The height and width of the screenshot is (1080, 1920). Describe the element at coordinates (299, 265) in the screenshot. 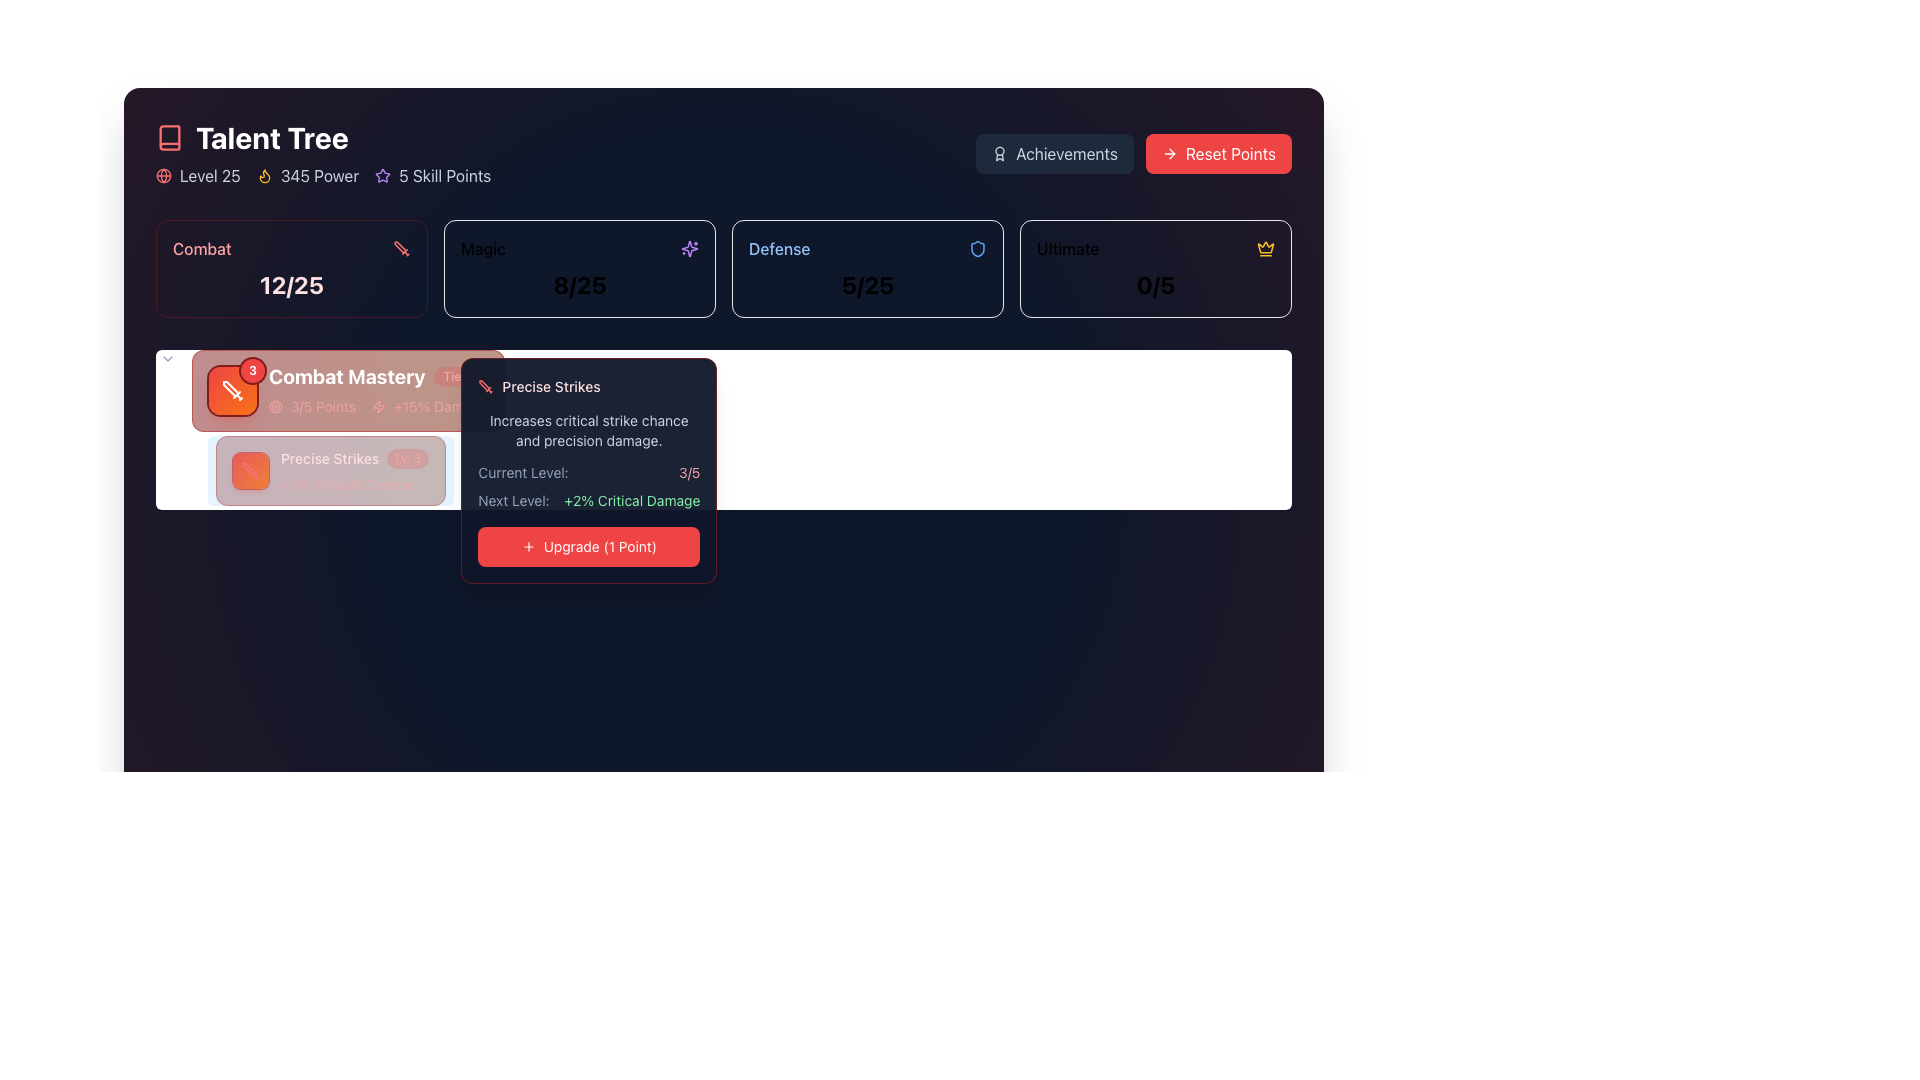

I see `the text display area that shows 'Summer Hits 2024' with a bold title and '42 tracks' as subtext, positioned towards the top-left of the interface` at that location.